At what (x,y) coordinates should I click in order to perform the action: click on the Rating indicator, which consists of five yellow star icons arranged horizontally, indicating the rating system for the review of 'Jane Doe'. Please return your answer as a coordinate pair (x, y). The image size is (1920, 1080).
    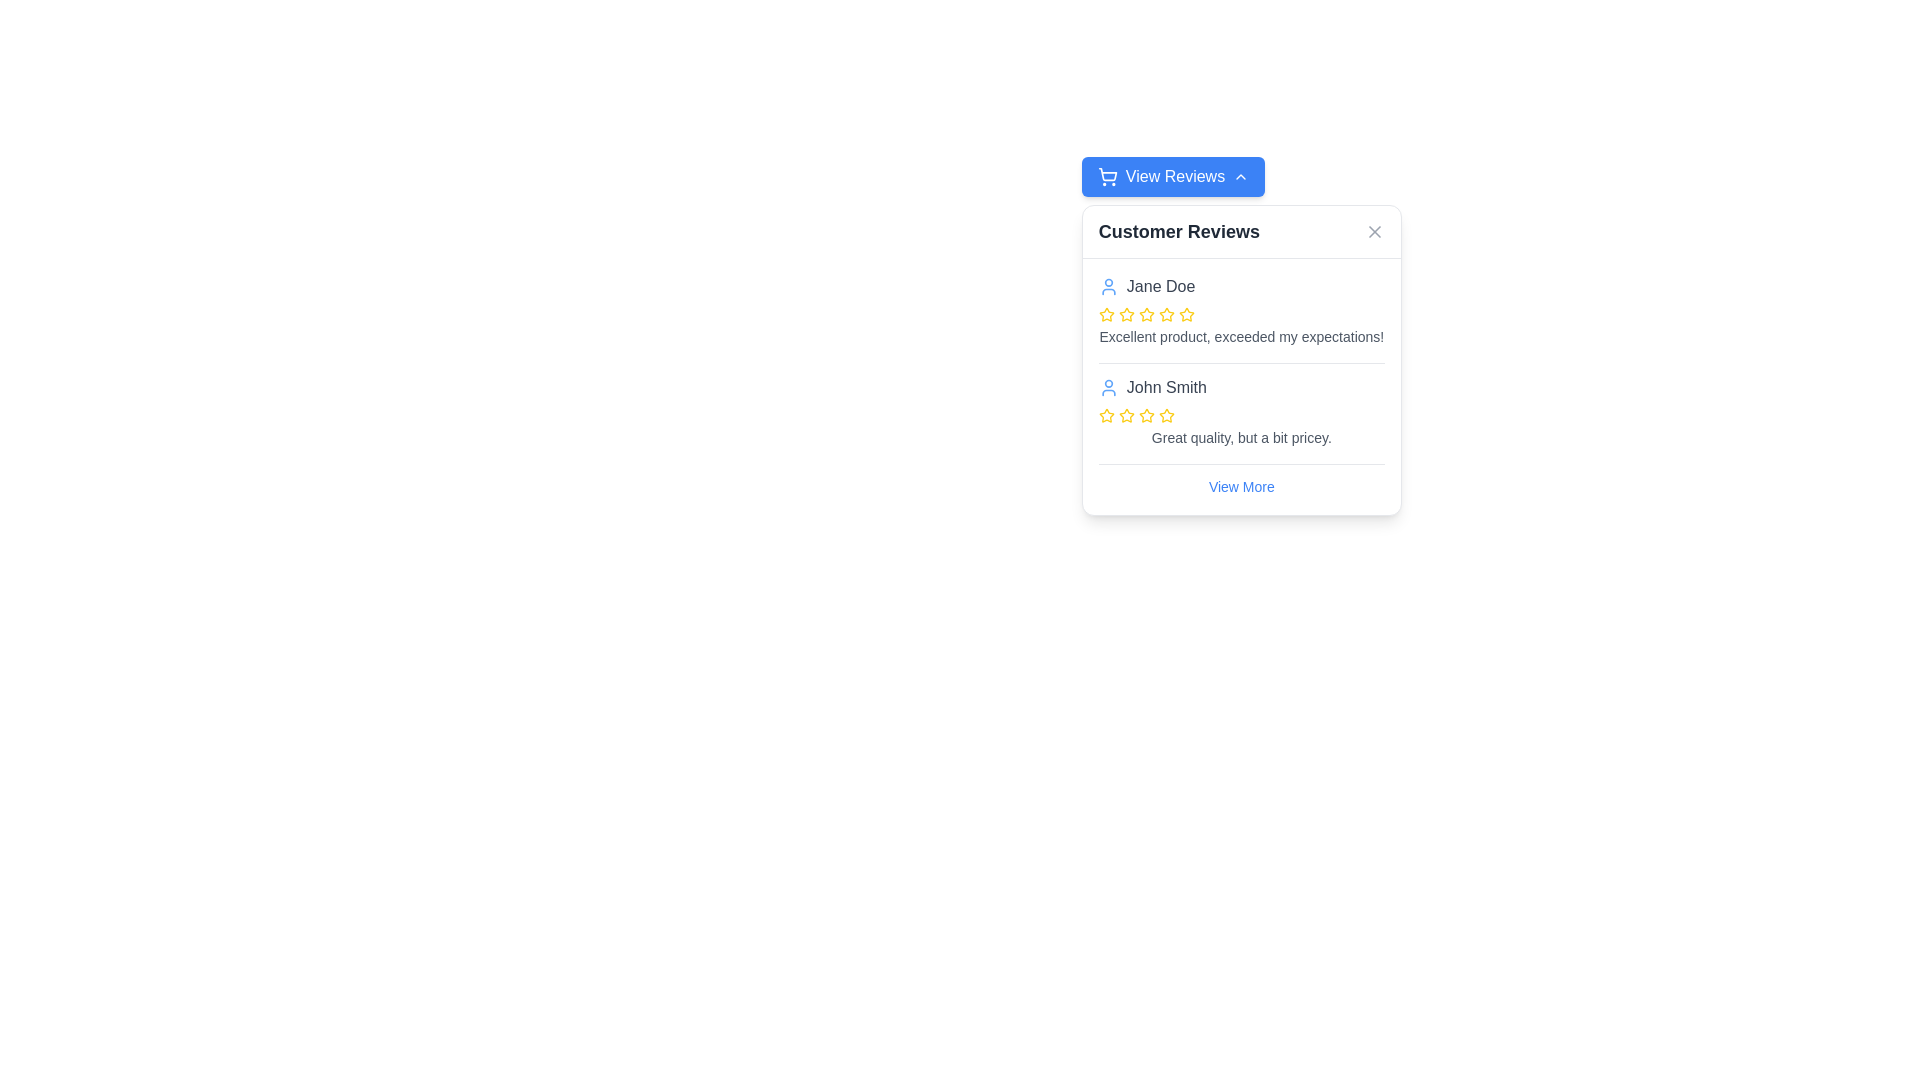
    Looking at the image, I should click on (1240, 315).